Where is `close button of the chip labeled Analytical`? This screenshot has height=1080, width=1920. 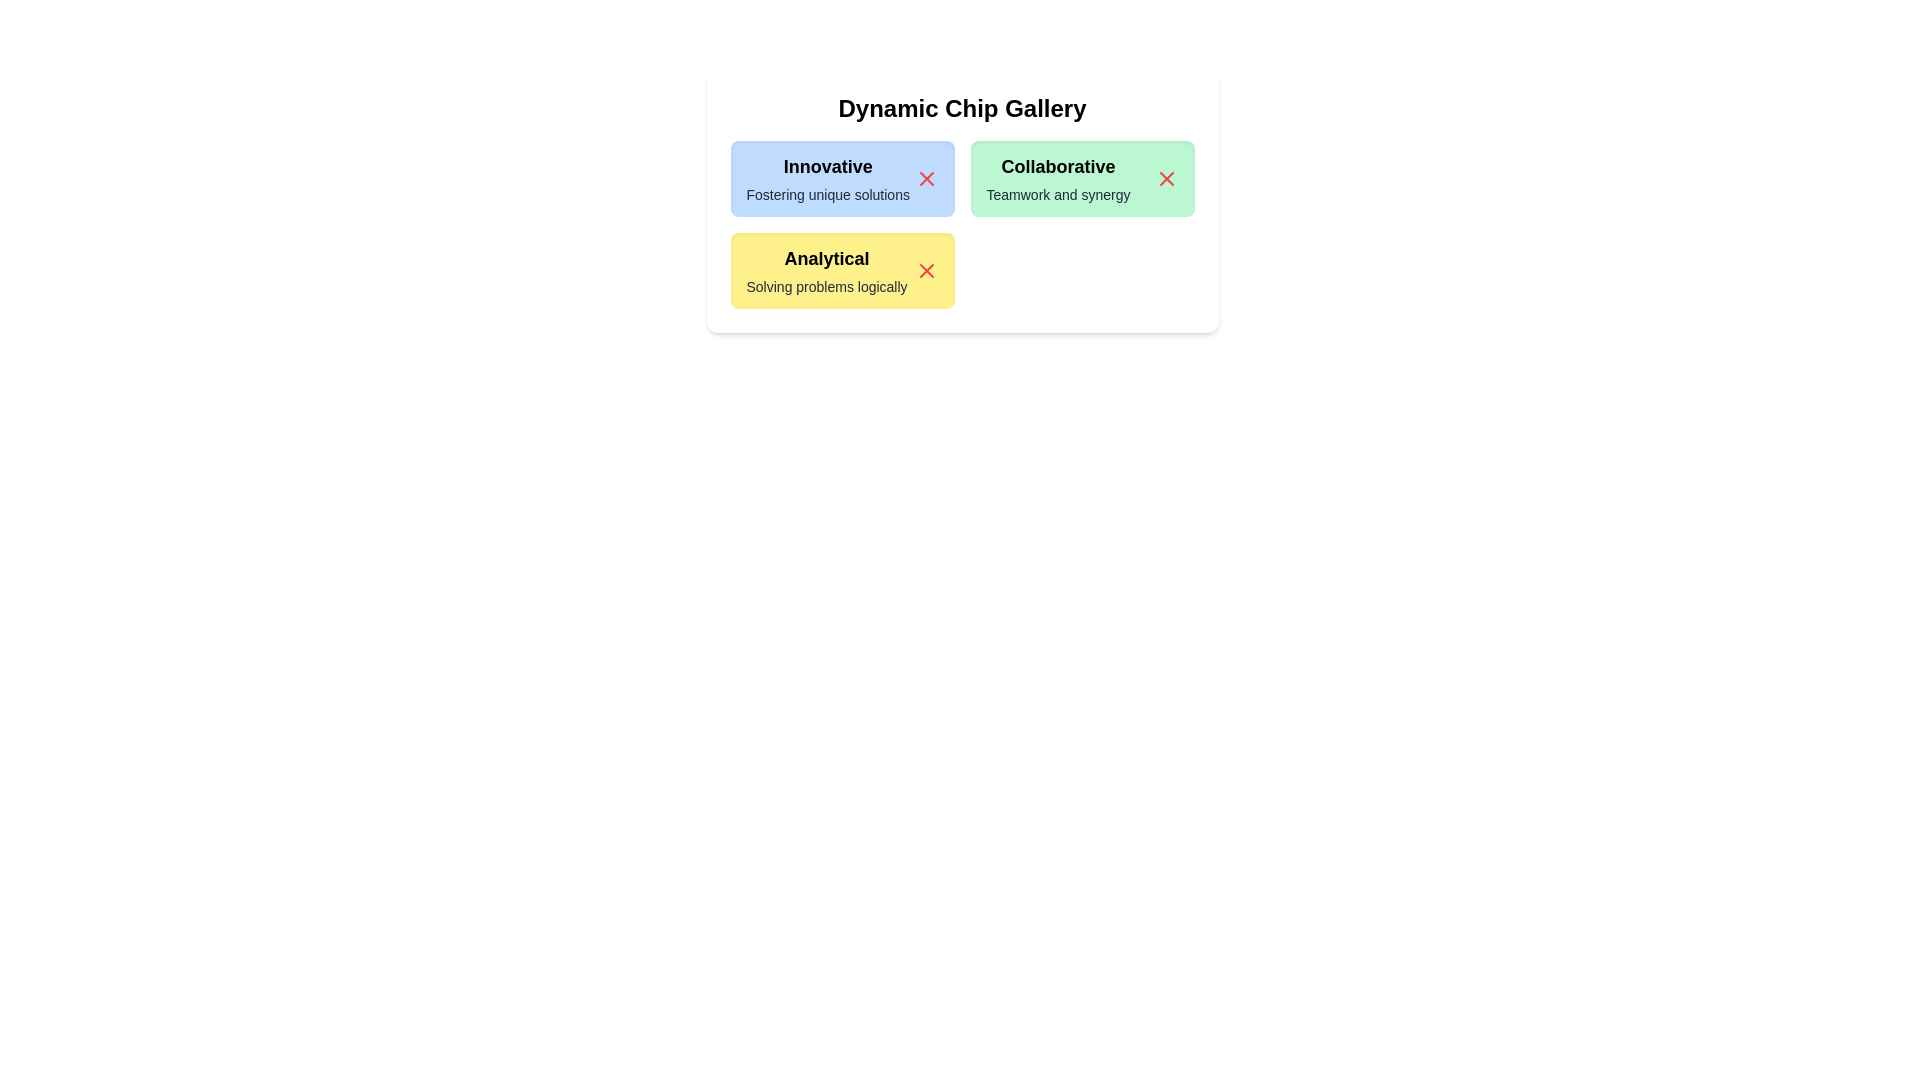
close button of the chip labeled Analytical is located at coordinates (925, 270).